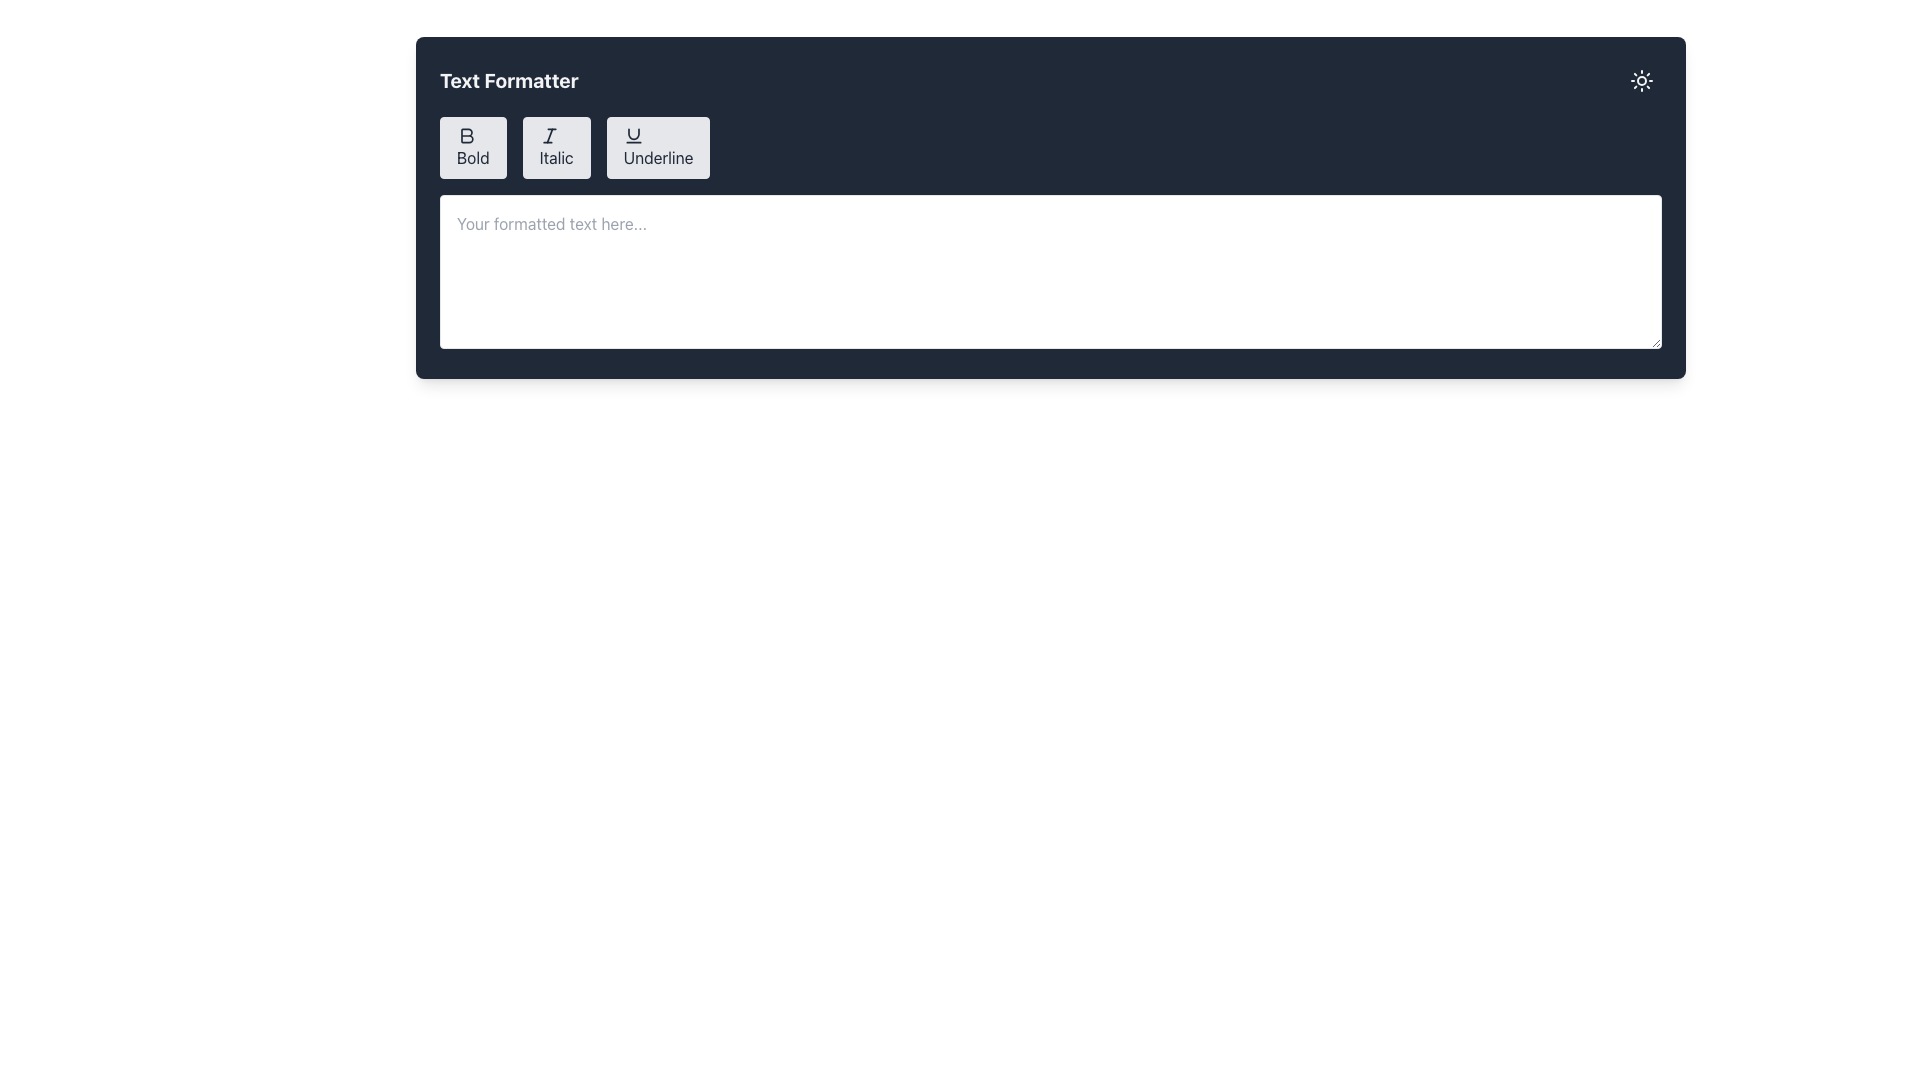  Describe the element at coordinates (1641, 80) in the screenshot. I see `the button in the top-right corner of the 'Text Formatter' section` at that location.